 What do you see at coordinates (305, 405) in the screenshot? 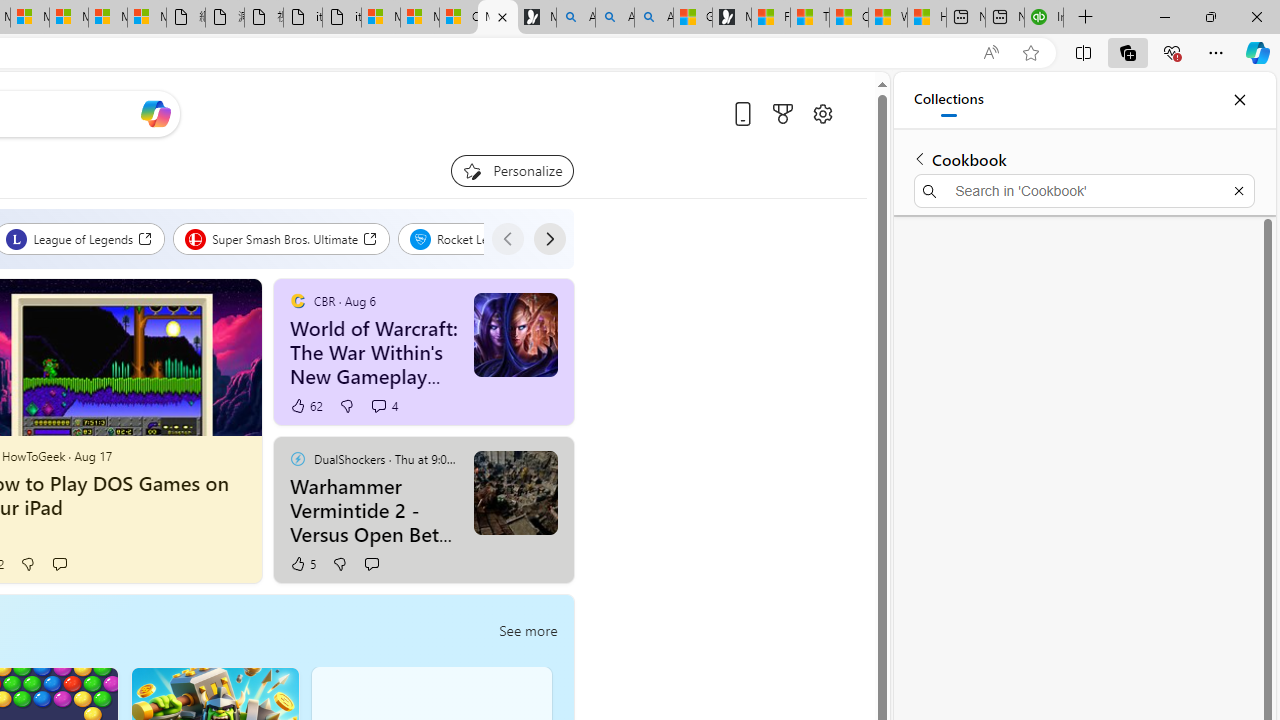
I see `'62 Like'` at bounding box center [305, 405].